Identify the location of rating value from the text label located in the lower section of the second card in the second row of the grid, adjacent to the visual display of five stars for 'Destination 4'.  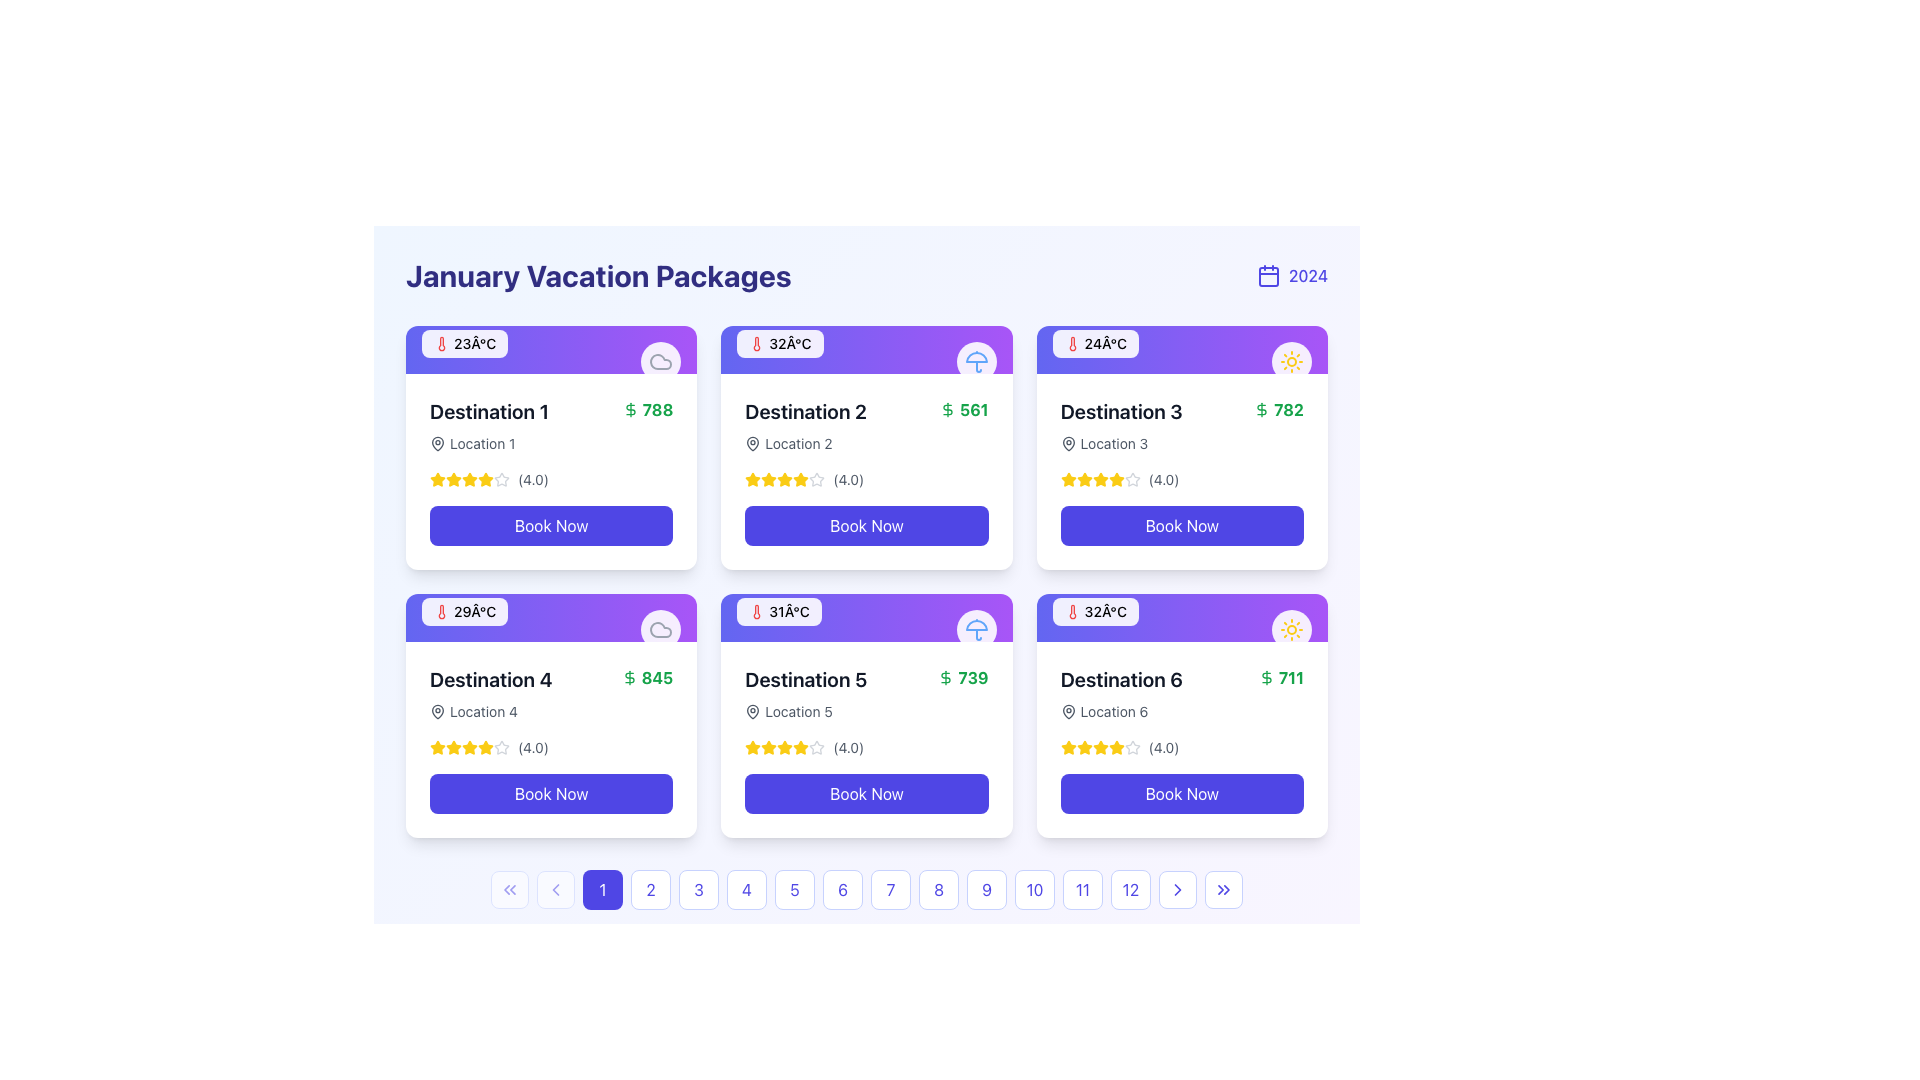
(533, 748).